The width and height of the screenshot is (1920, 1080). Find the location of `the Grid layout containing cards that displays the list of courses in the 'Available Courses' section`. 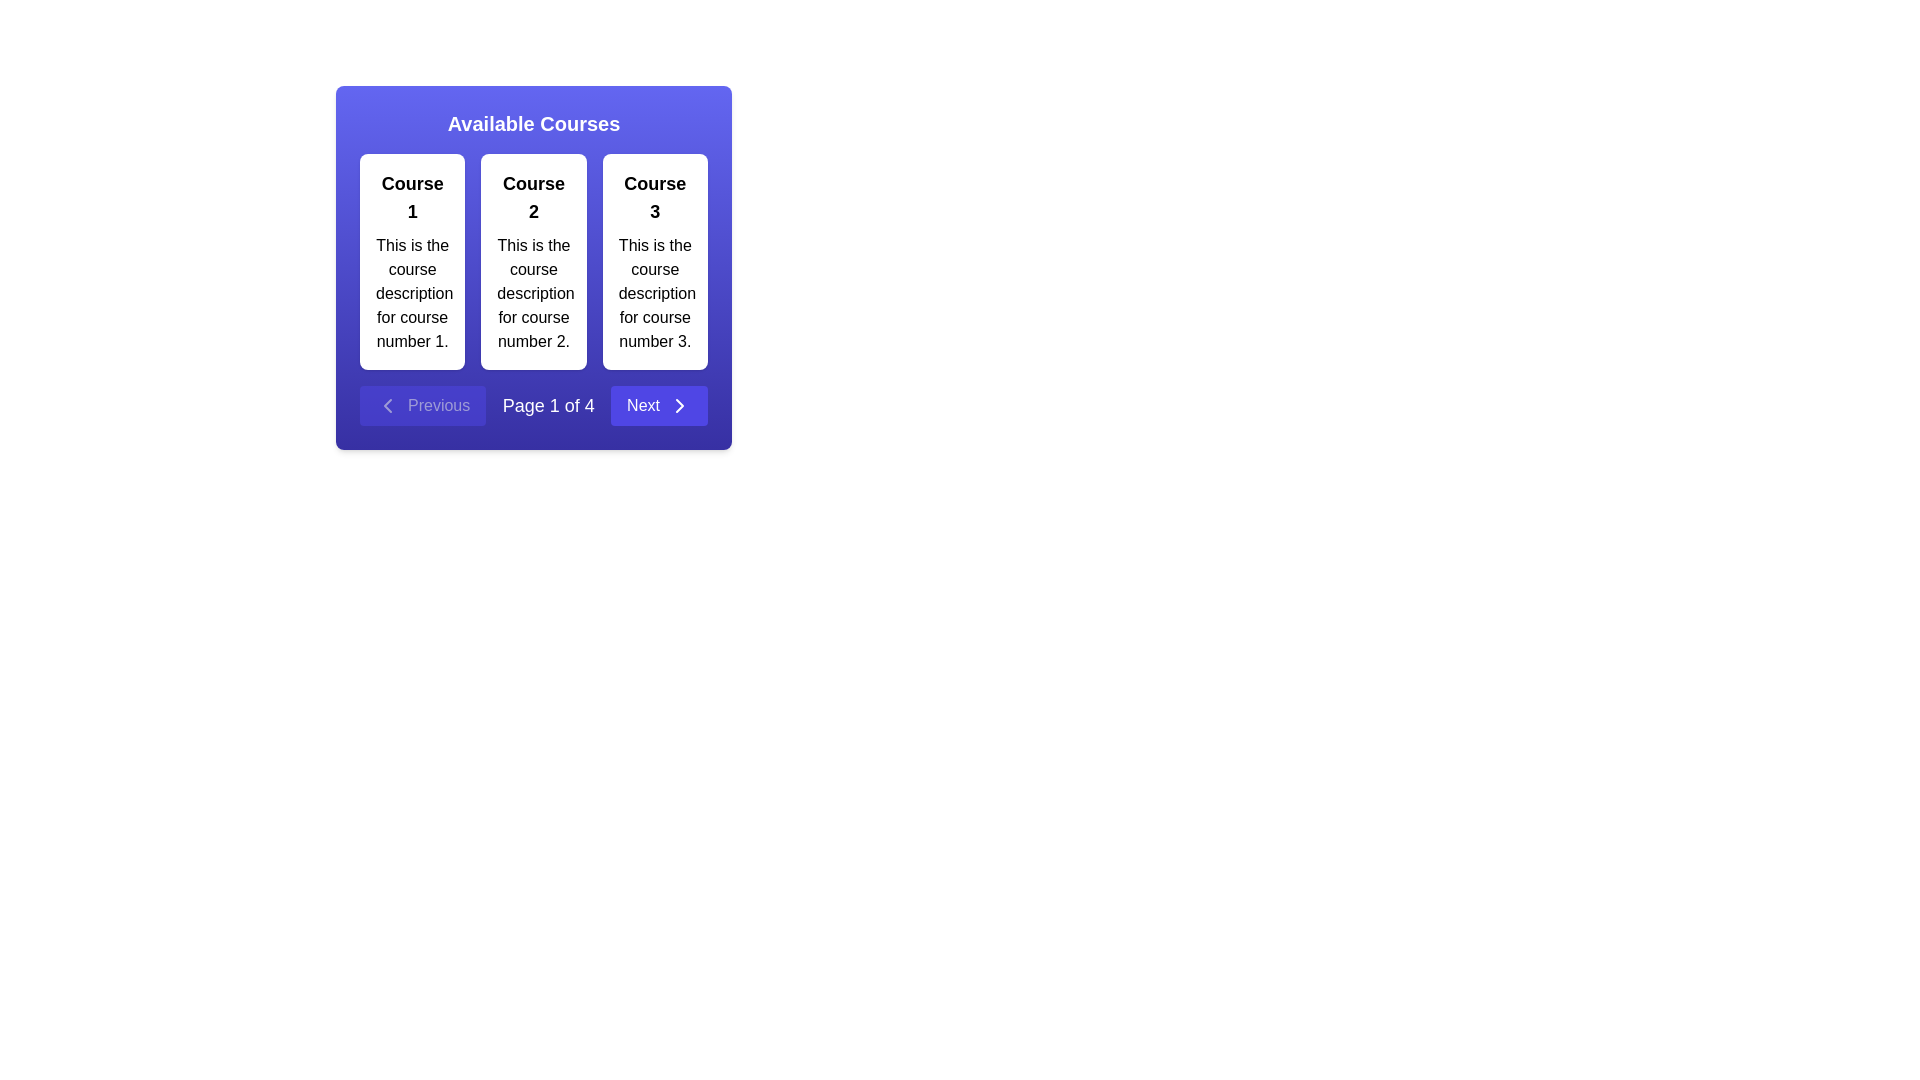

the Grid layout containing cards that displays the list of courses in the 'Available Courses' section is located at coordinates (533, 261).